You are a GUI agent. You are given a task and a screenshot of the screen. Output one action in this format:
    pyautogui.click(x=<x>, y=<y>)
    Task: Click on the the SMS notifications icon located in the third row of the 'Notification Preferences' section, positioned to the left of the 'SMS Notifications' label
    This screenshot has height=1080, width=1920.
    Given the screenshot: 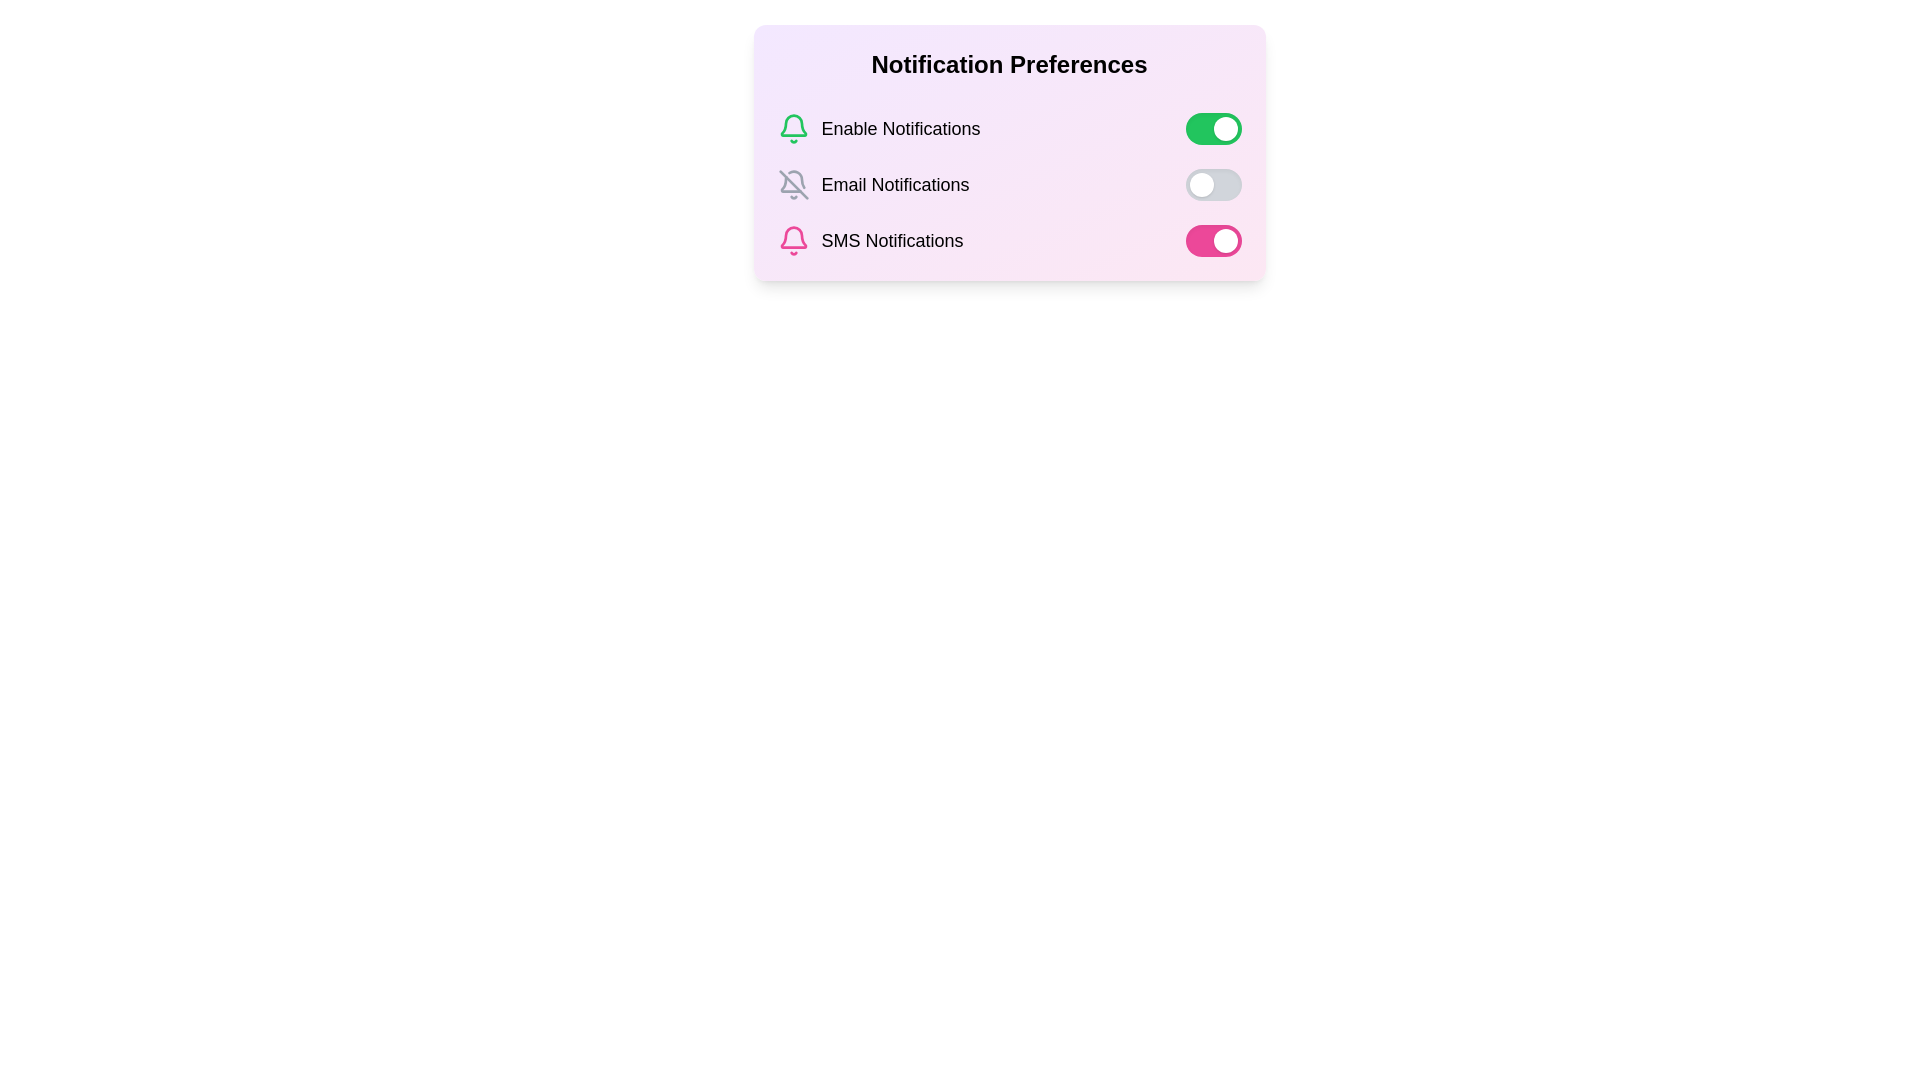 What is the action you would take?
    pyautogui.click(x=792, y=236)
    